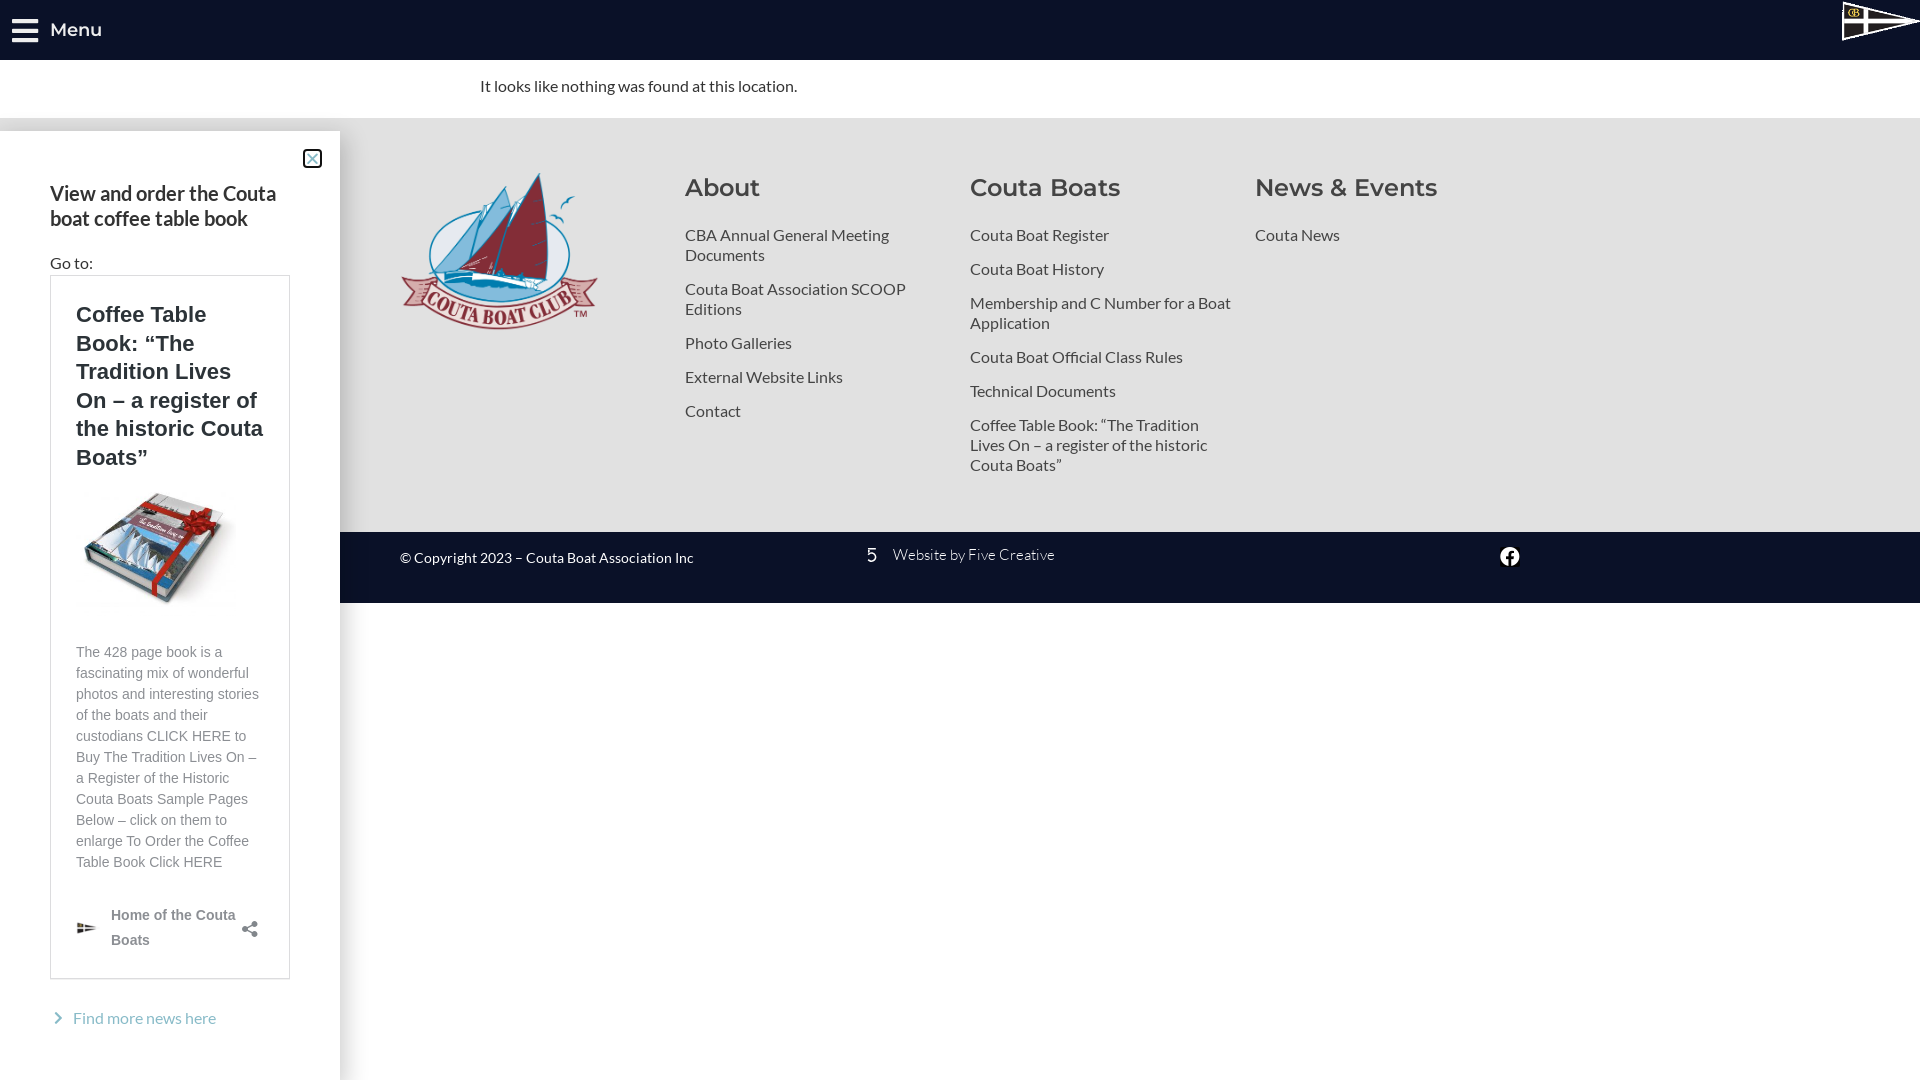  I want to click on 'Find more news here', so click(169, 1018).